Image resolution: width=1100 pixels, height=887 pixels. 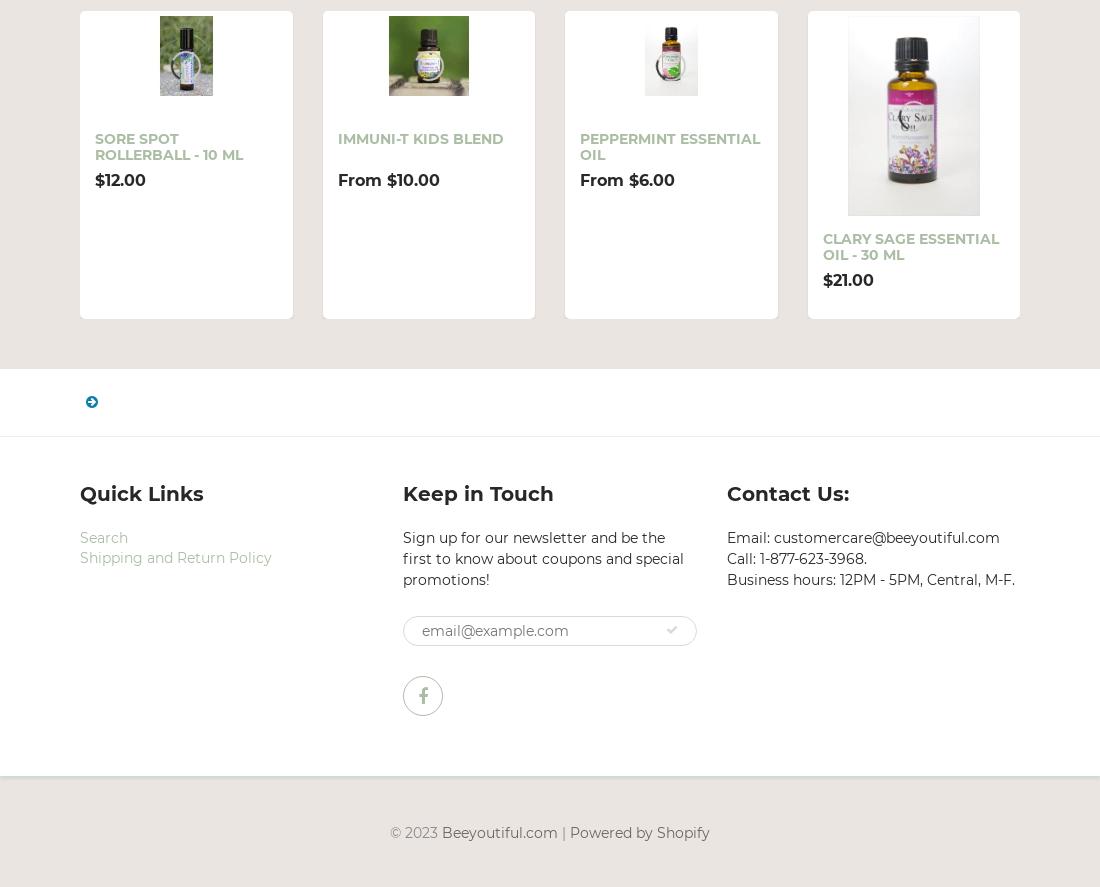 What do you see at coordinates (868, 578) in the screenshot?
I see `'Business hours: 12PM - 5PM, Central, M-F.'` at bounding box center [868, 578].